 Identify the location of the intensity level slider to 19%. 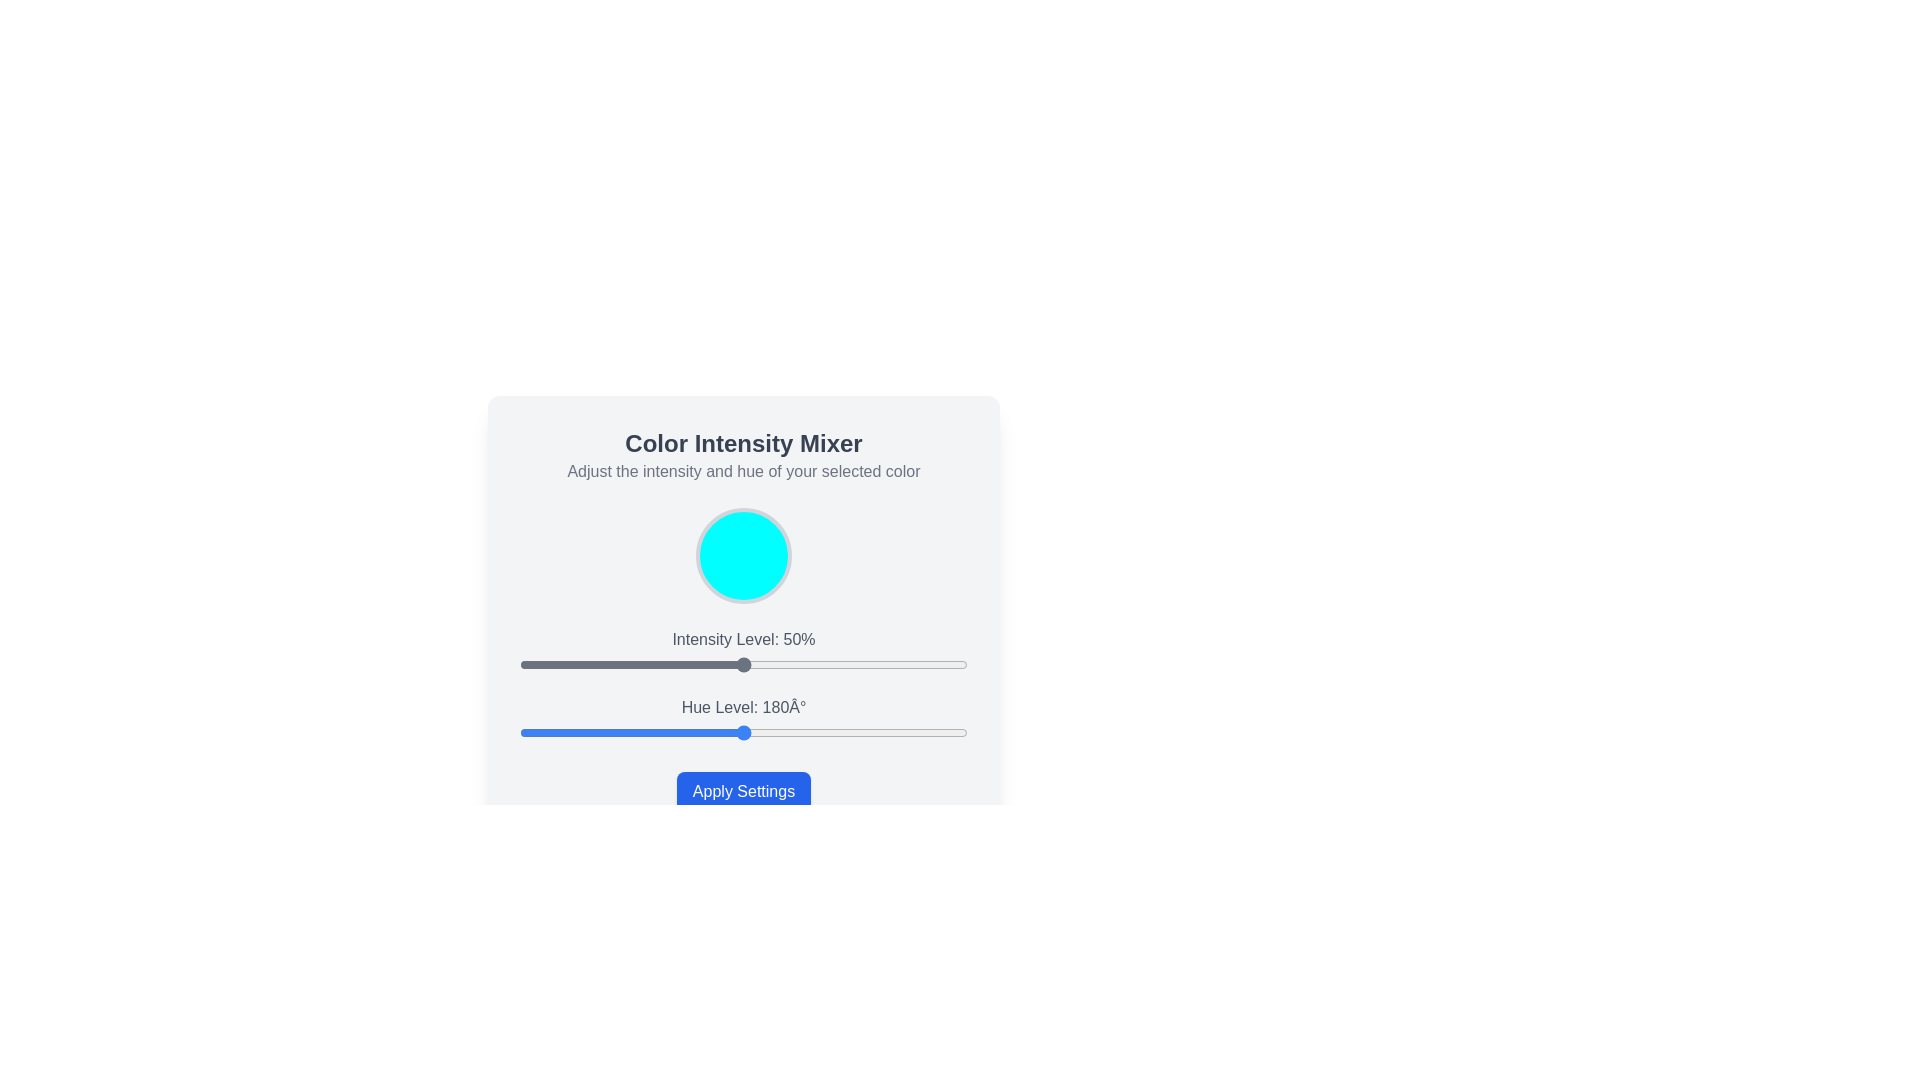
(604, 664).